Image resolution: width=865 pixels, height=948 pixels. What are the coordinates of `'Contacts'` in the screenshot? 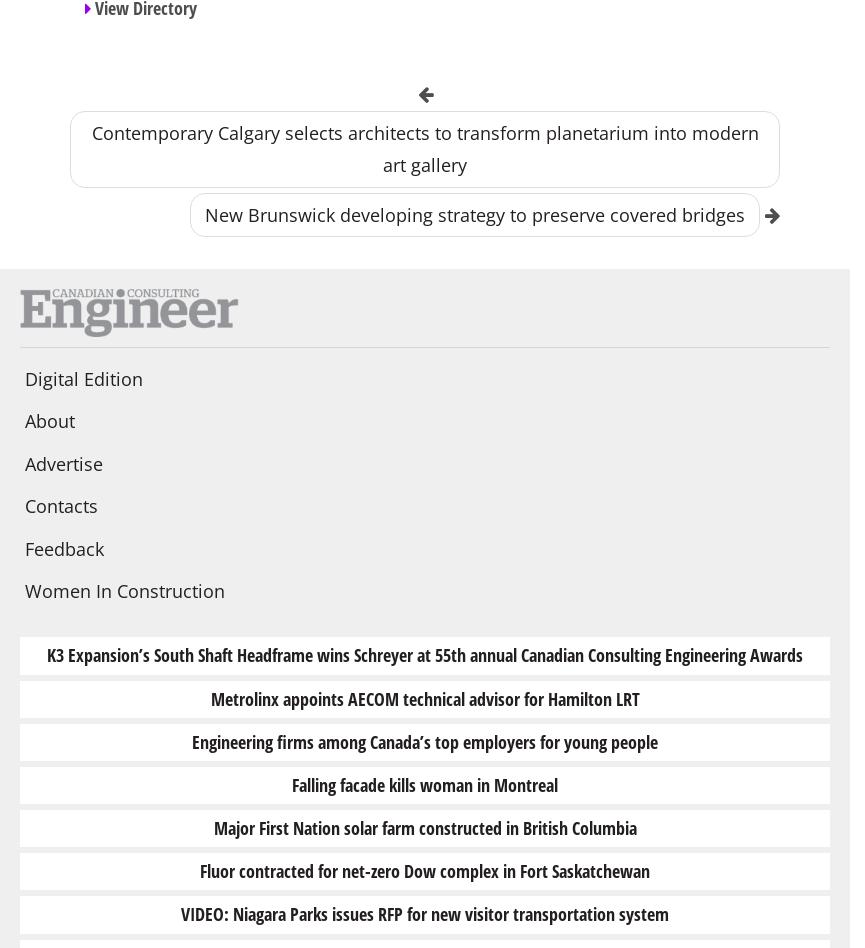 It's located at (61, 506).